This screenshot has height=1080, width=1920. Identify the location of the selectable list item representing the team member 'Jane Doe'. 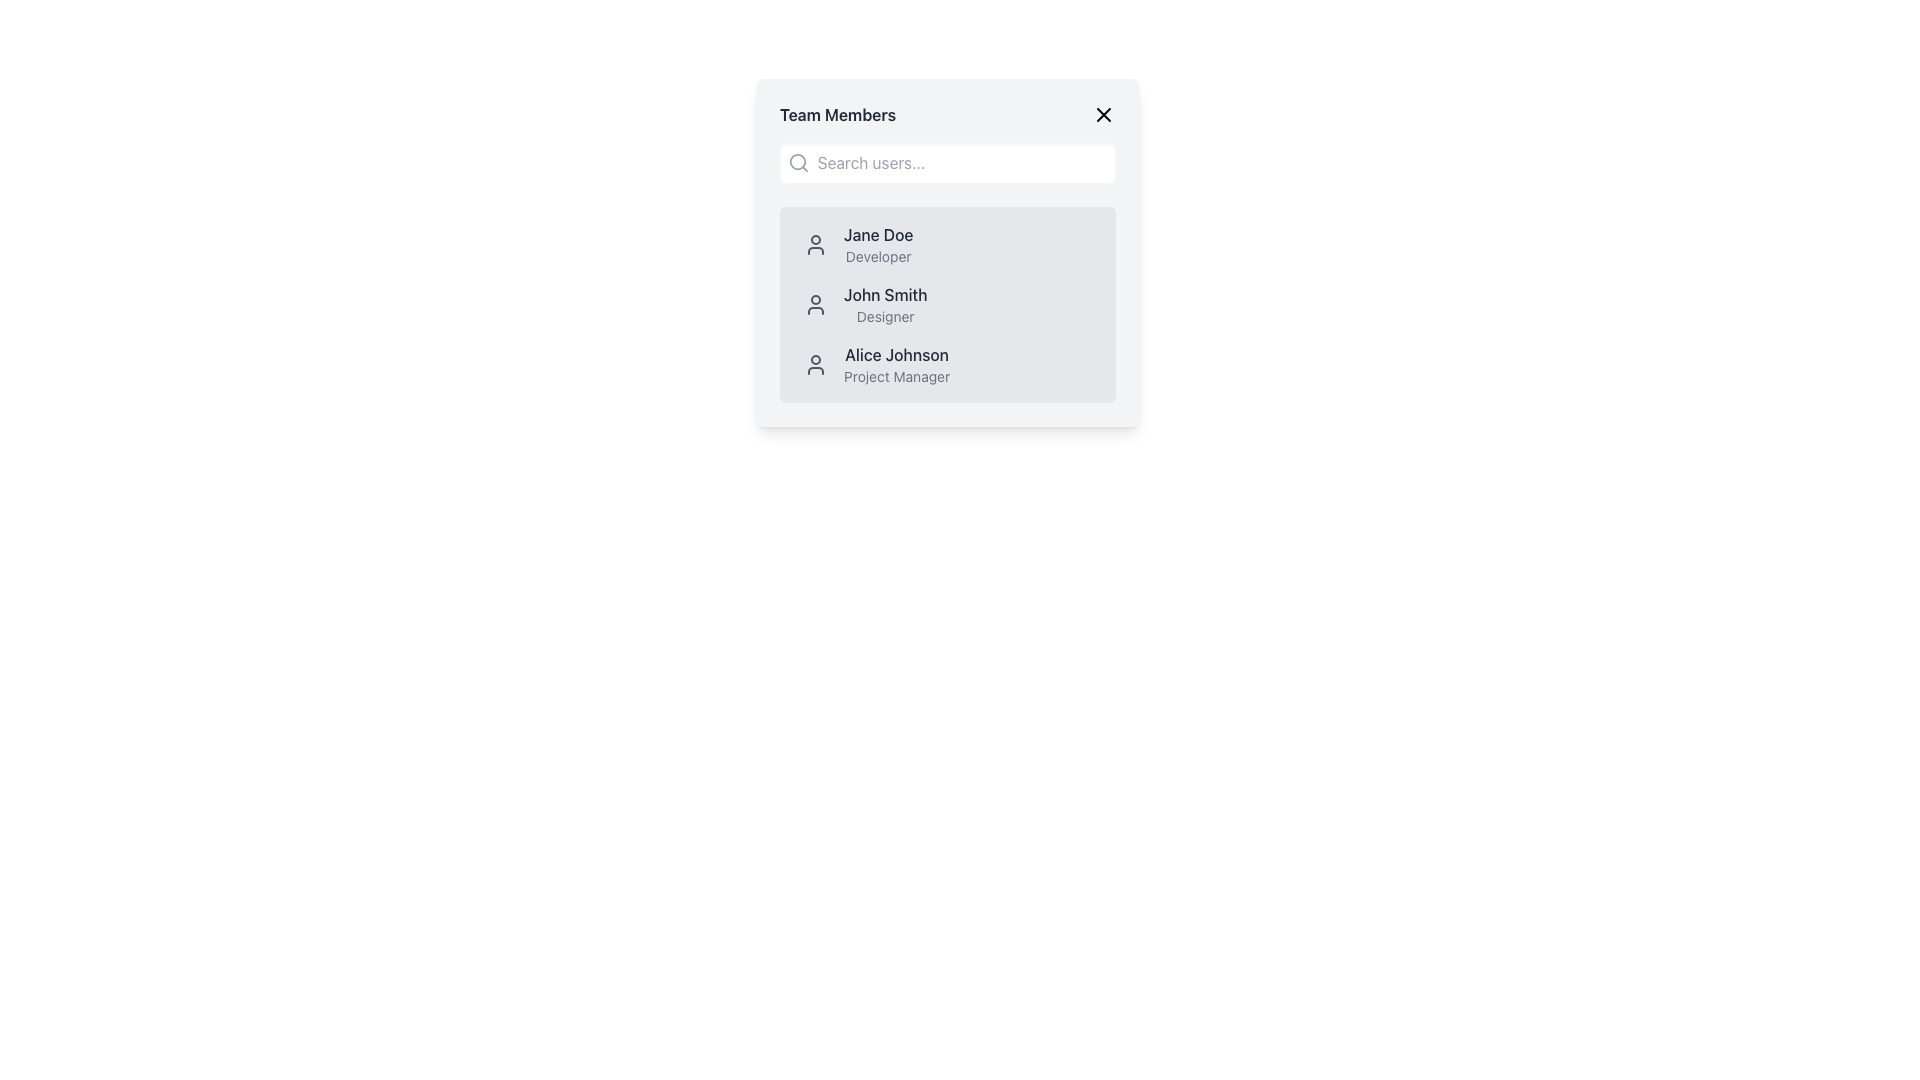
(947, 244).